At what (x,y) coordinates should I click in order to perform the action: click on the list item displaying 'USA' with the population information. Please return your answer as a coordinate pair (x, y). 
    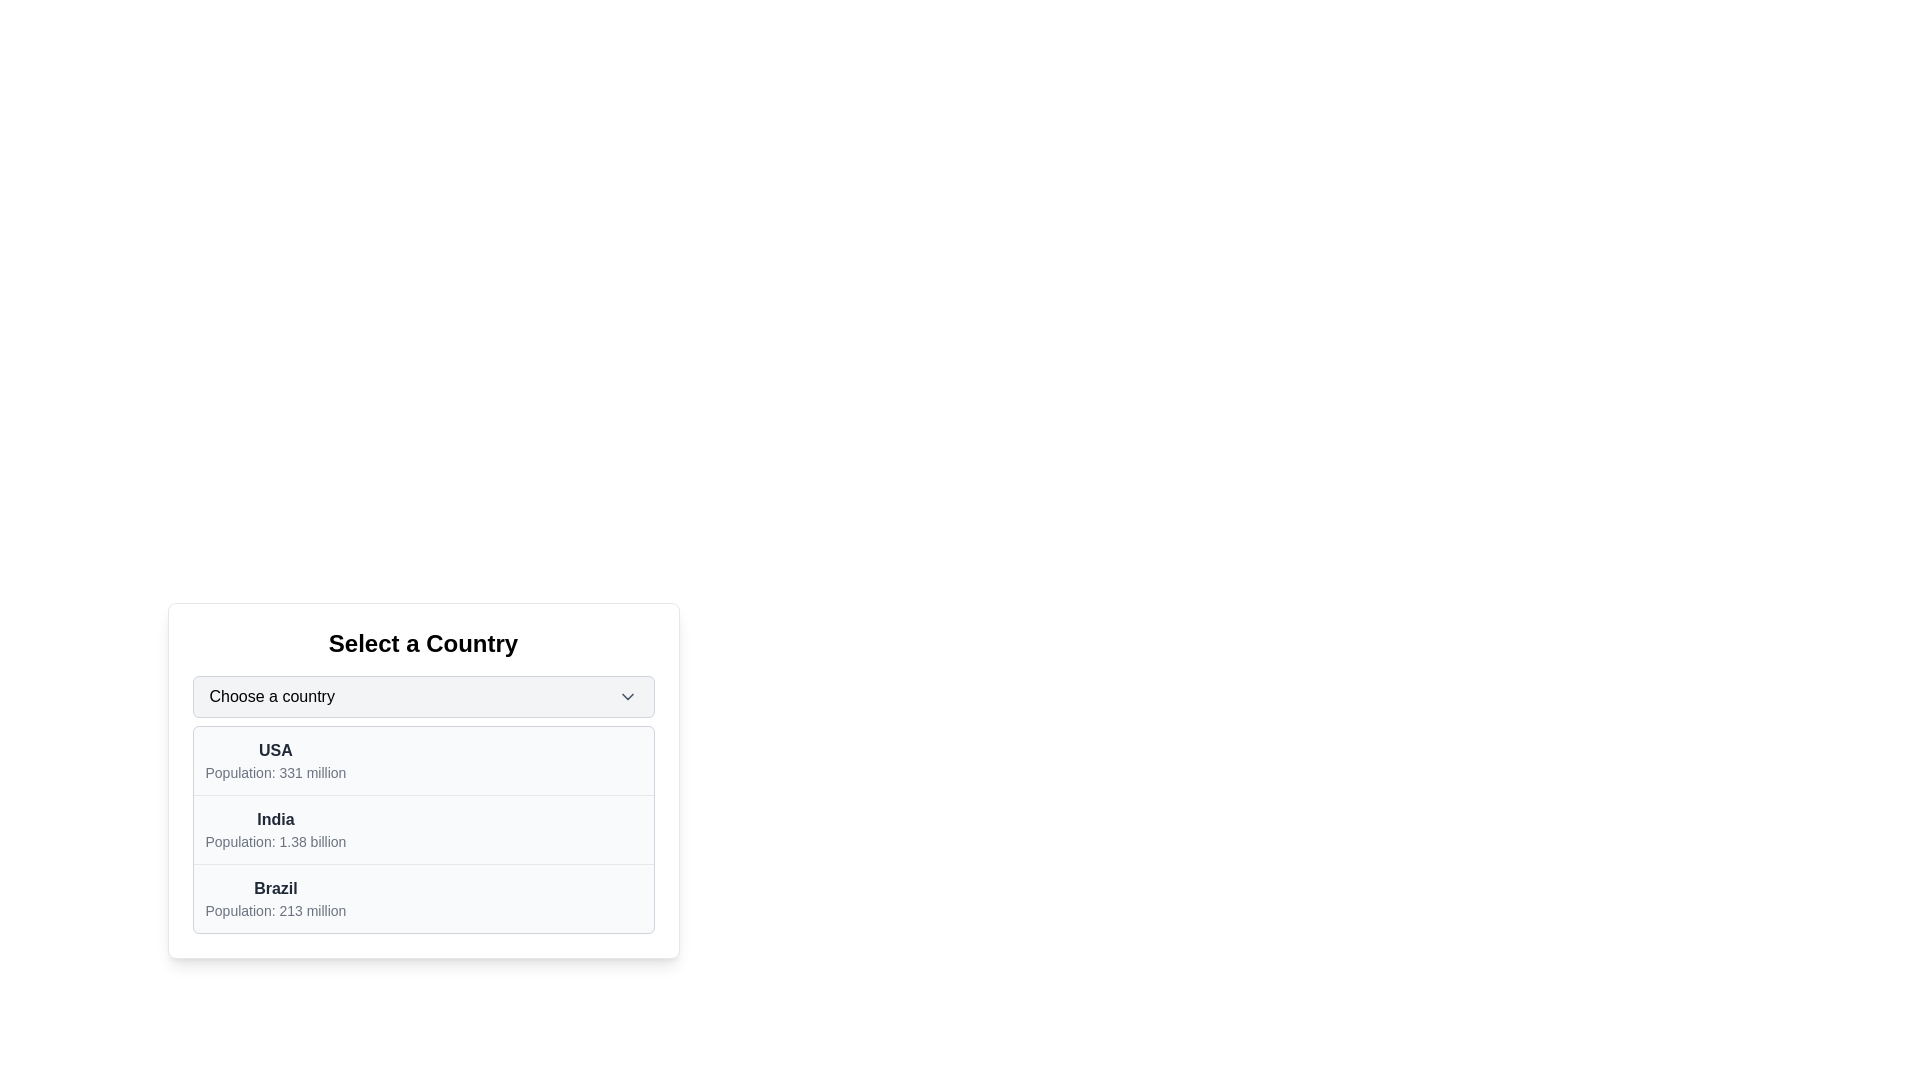
    Looking at the image, I should click on (422, 761).